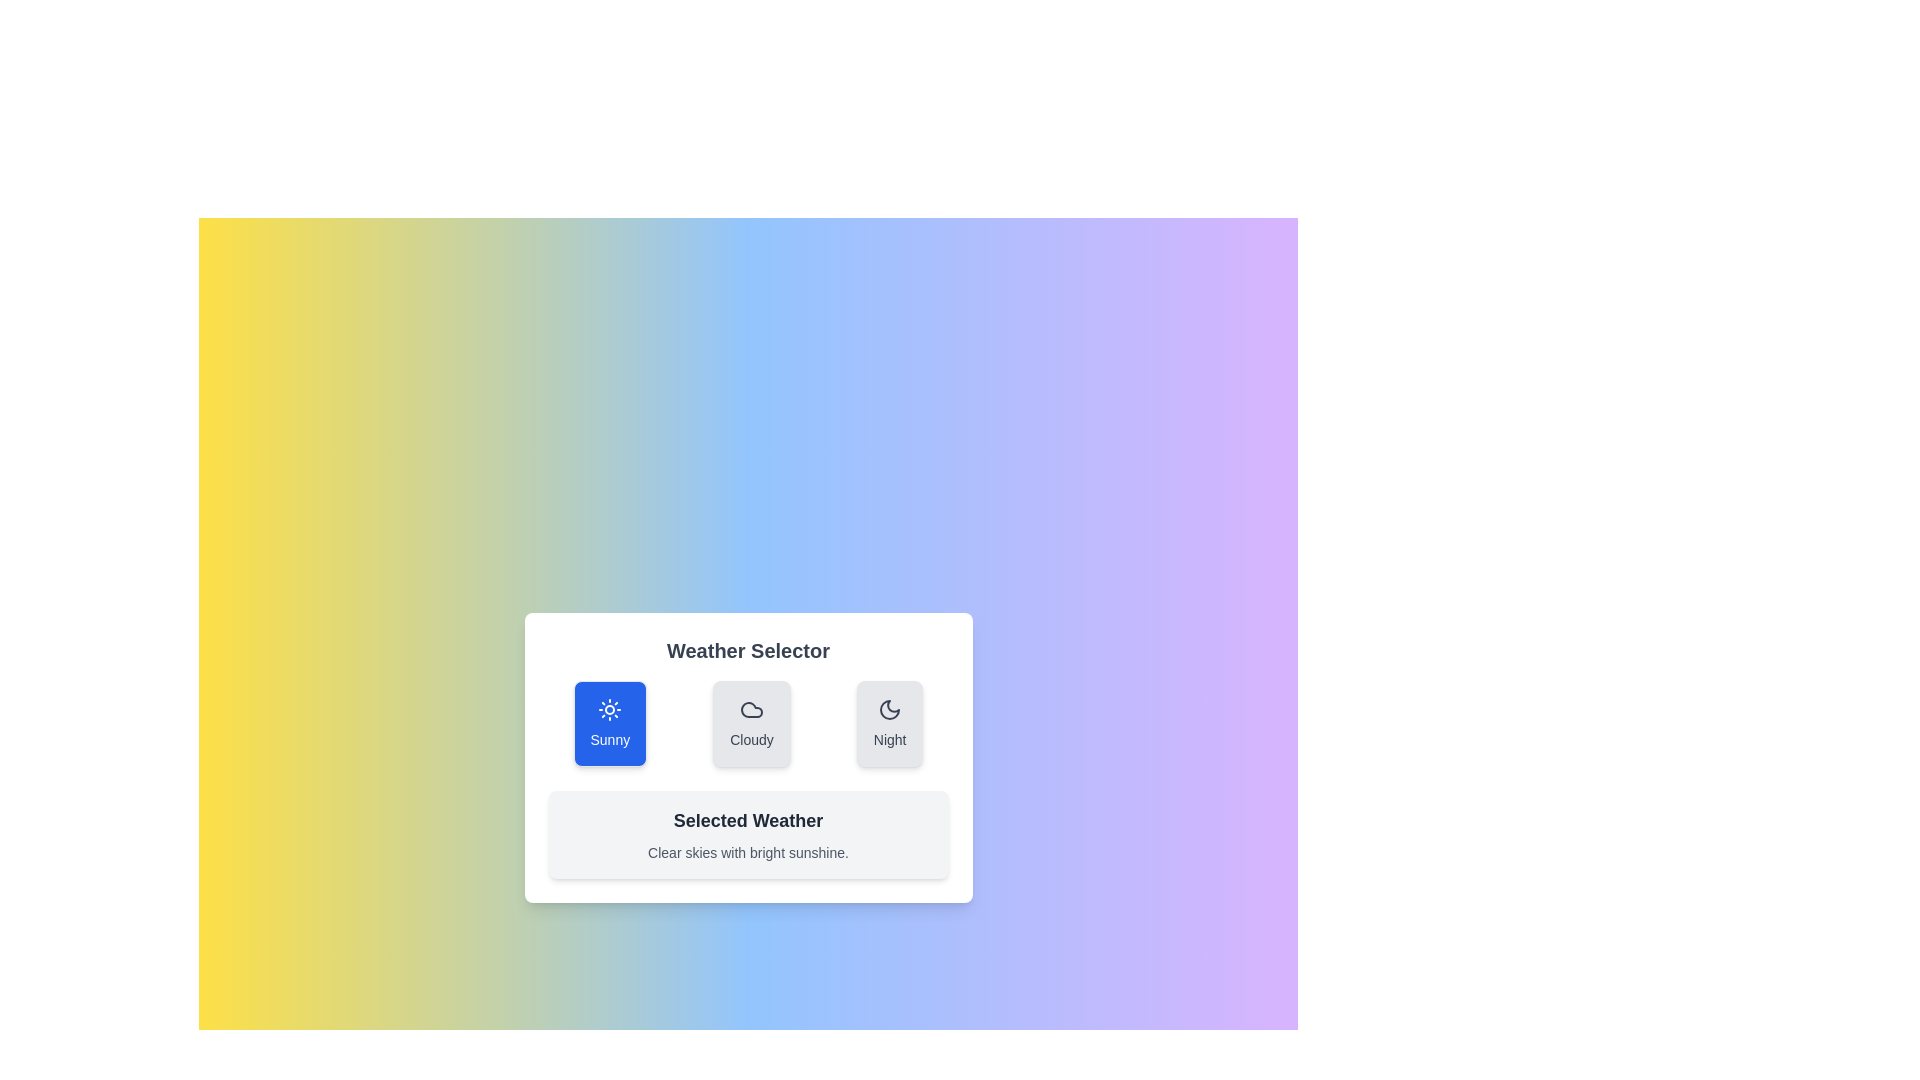 The image size is (1920, 1080). I want to click on the 'Sunny' weather selection button, which is a rectangular button with rounded corners, a blue background, a sun icon at the top, and the label 'Sunny' in white text, so click(609, 724).